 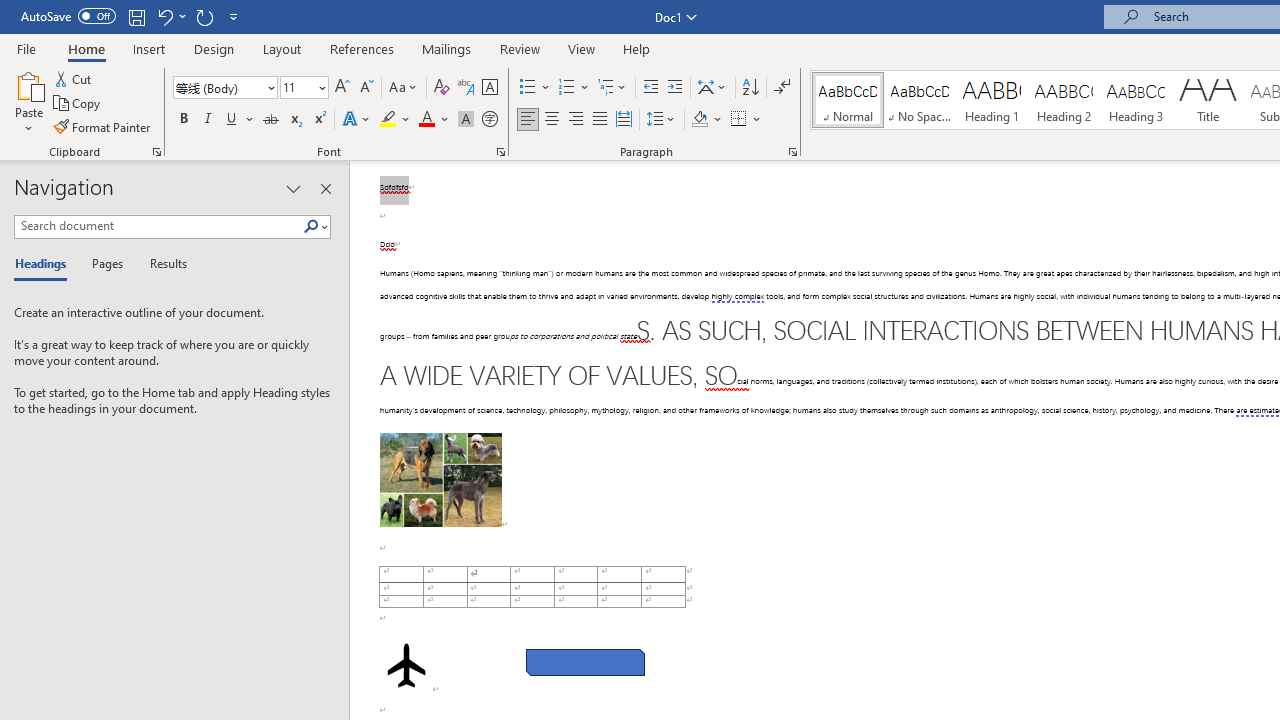 What do you see at coordinates (104, 264) in the screenshot?
I see `'Pages'` at bounding box center [104, 264].